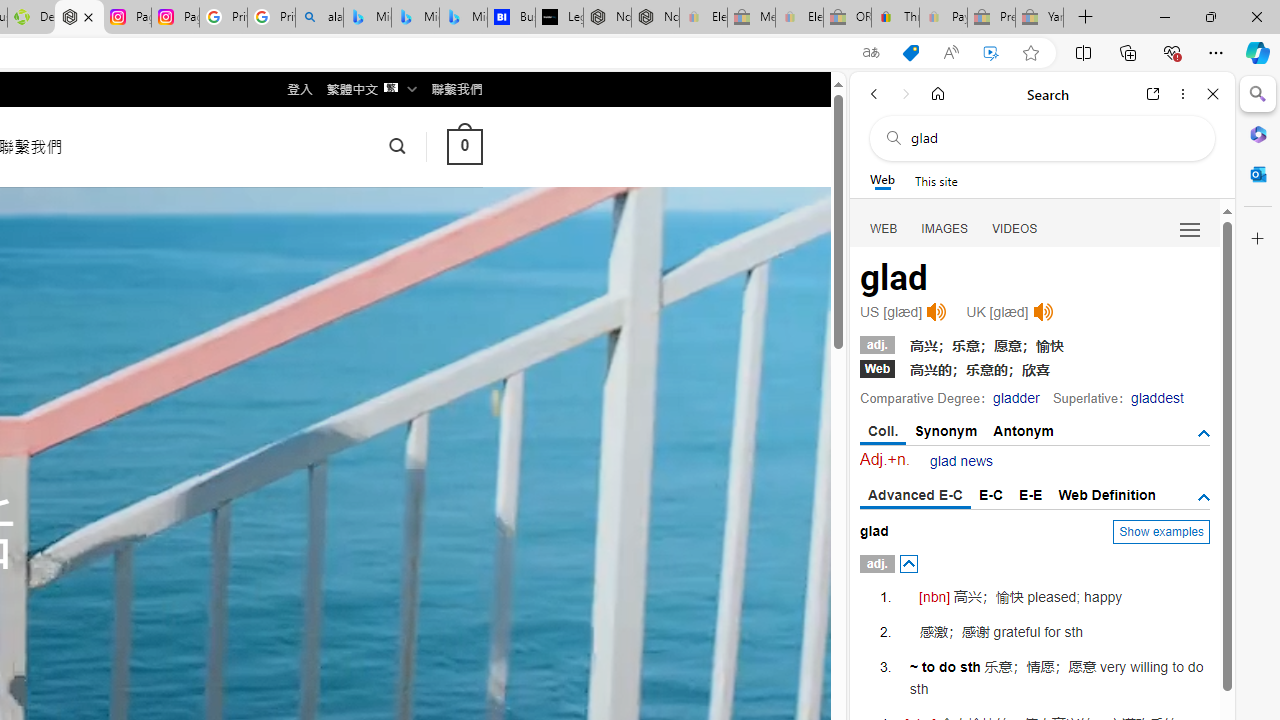  I want to click on 'Yard, Garden & Outdoor Living - Sleeping', so click(1040, 17).